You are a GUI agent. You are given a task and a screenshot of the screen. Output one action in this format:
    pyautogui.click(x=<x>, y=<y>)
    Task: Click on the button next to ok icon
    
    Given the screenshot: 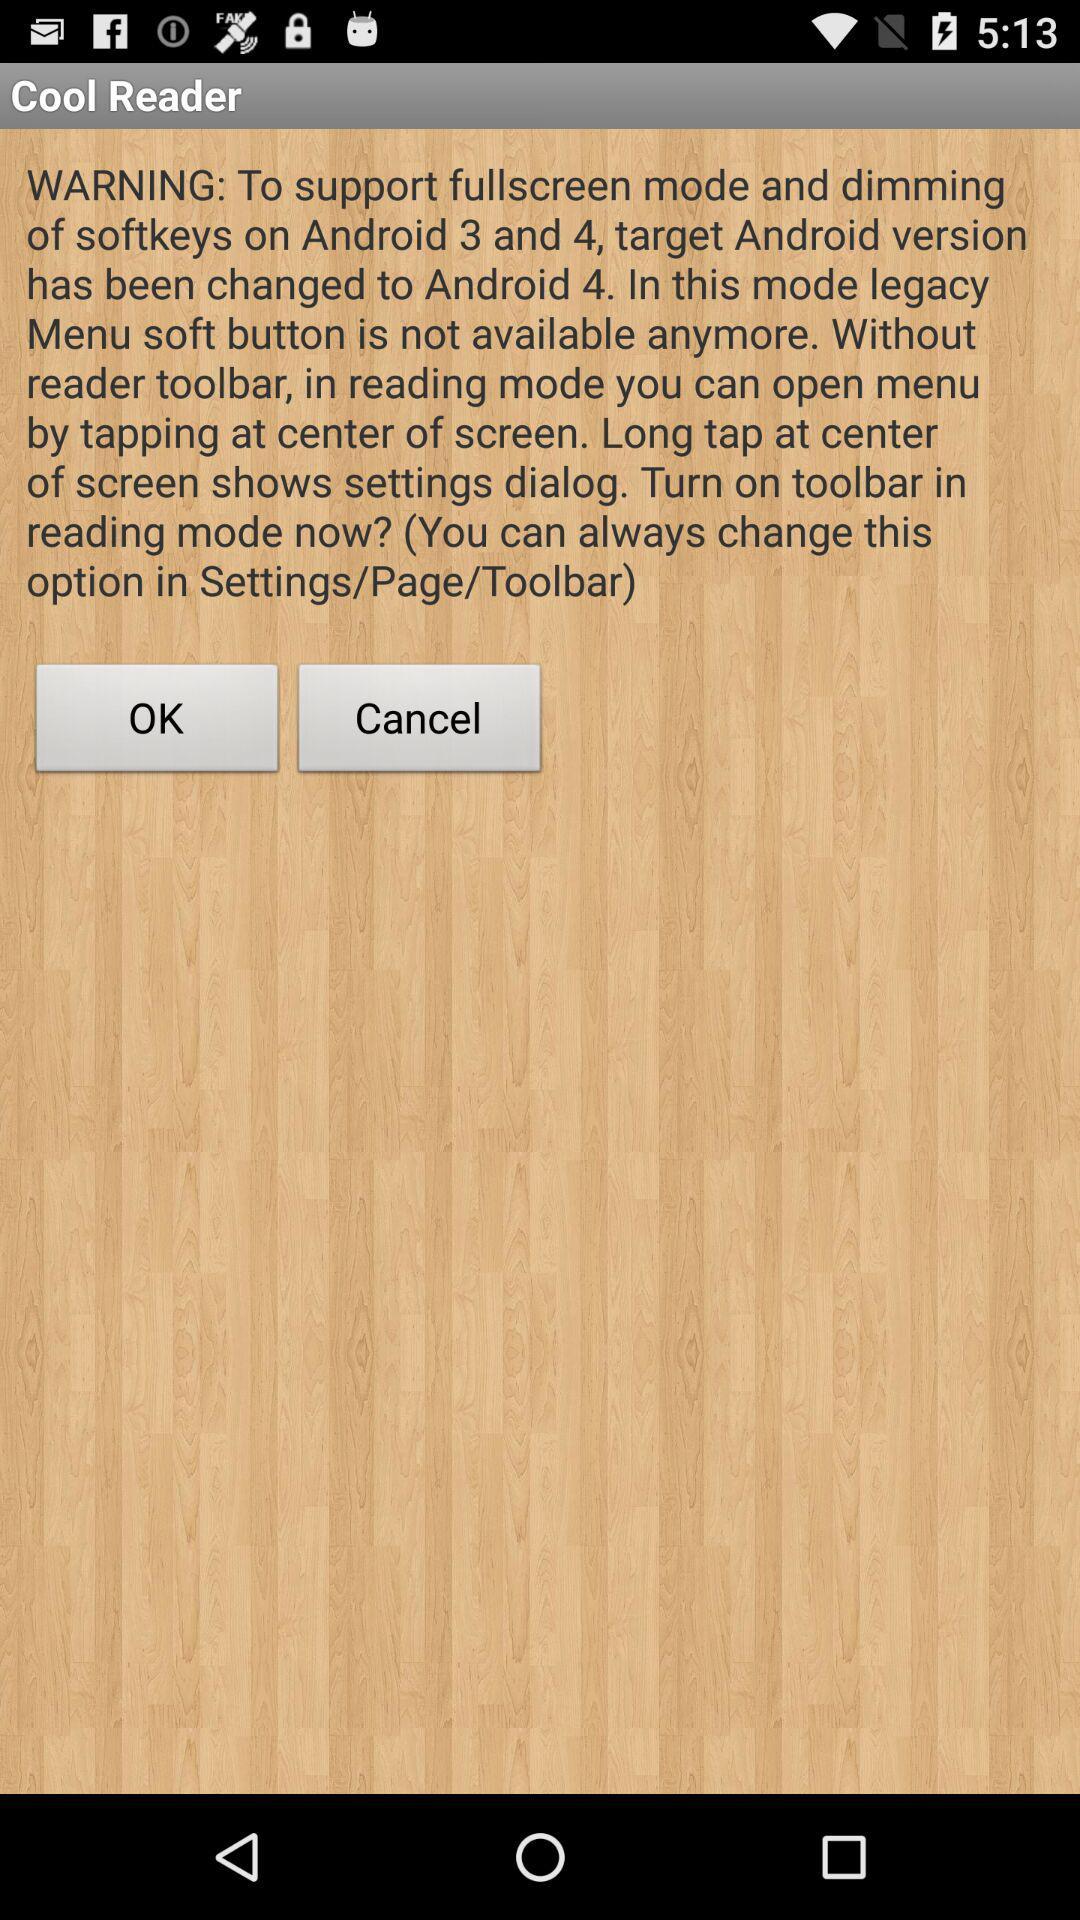 What is the action you would take?
    pyautogui.click(x=419, y=722)
    